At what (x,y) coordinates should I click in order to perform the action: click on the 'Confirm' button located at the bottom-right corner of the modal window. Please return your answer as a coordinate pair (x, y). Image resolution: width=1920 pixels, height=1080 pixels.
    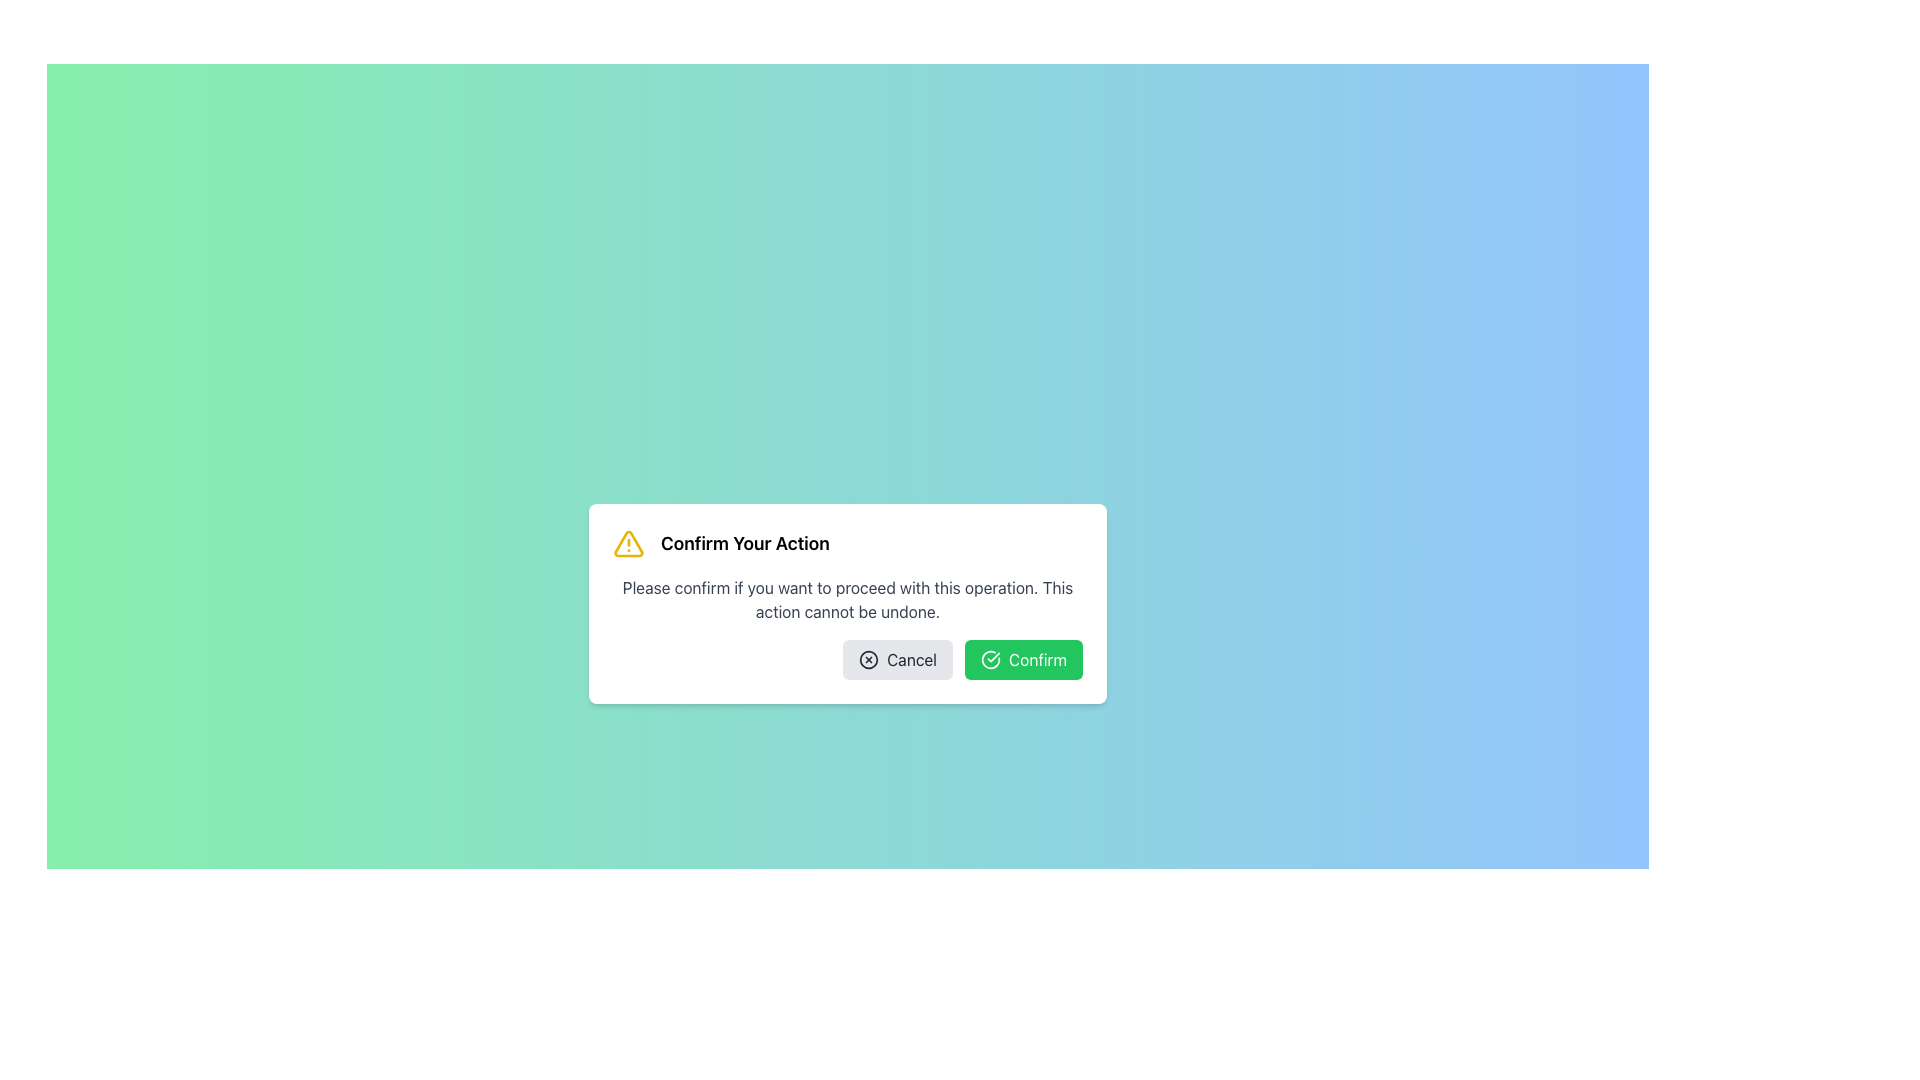
    Looking at the image, I should click on (991, 659).